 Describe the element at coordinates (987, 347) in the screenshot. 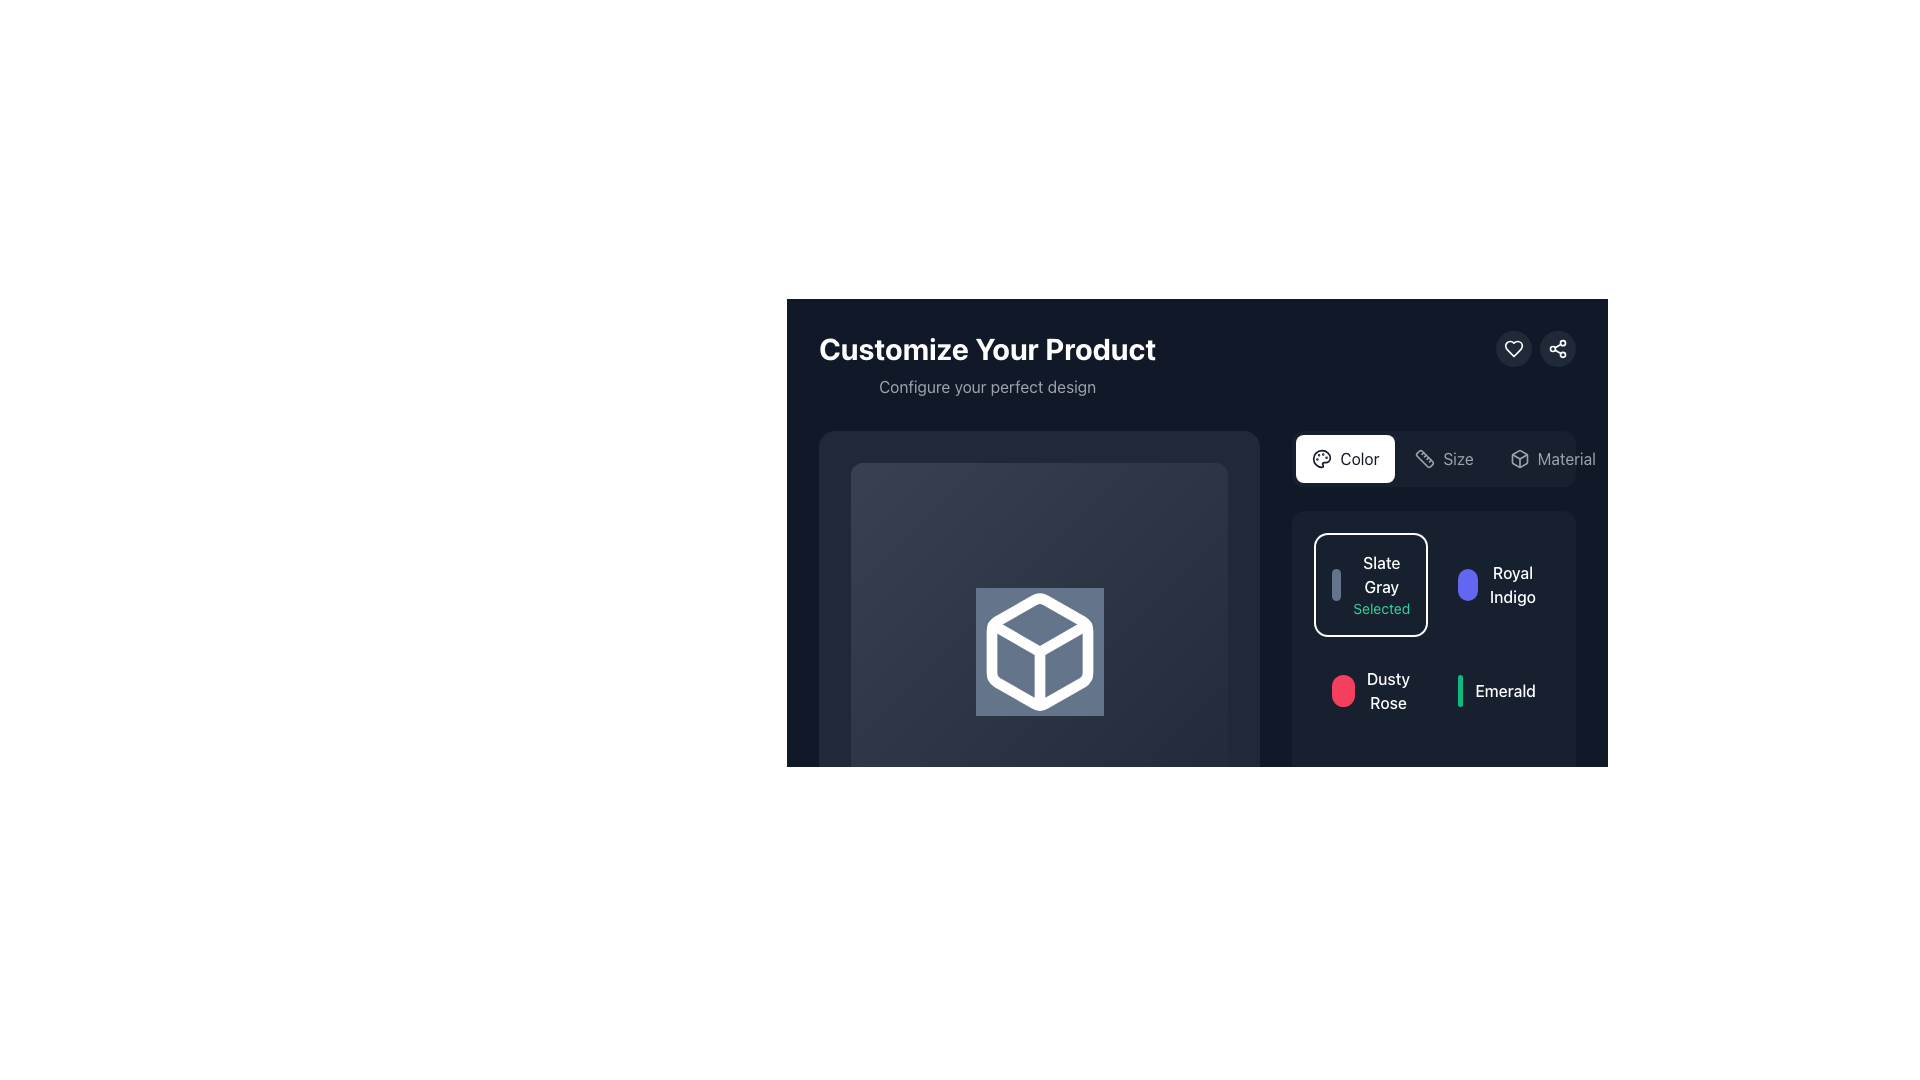

I see `the main heading or title text that indicates the purpose of customizing a product` at that location.